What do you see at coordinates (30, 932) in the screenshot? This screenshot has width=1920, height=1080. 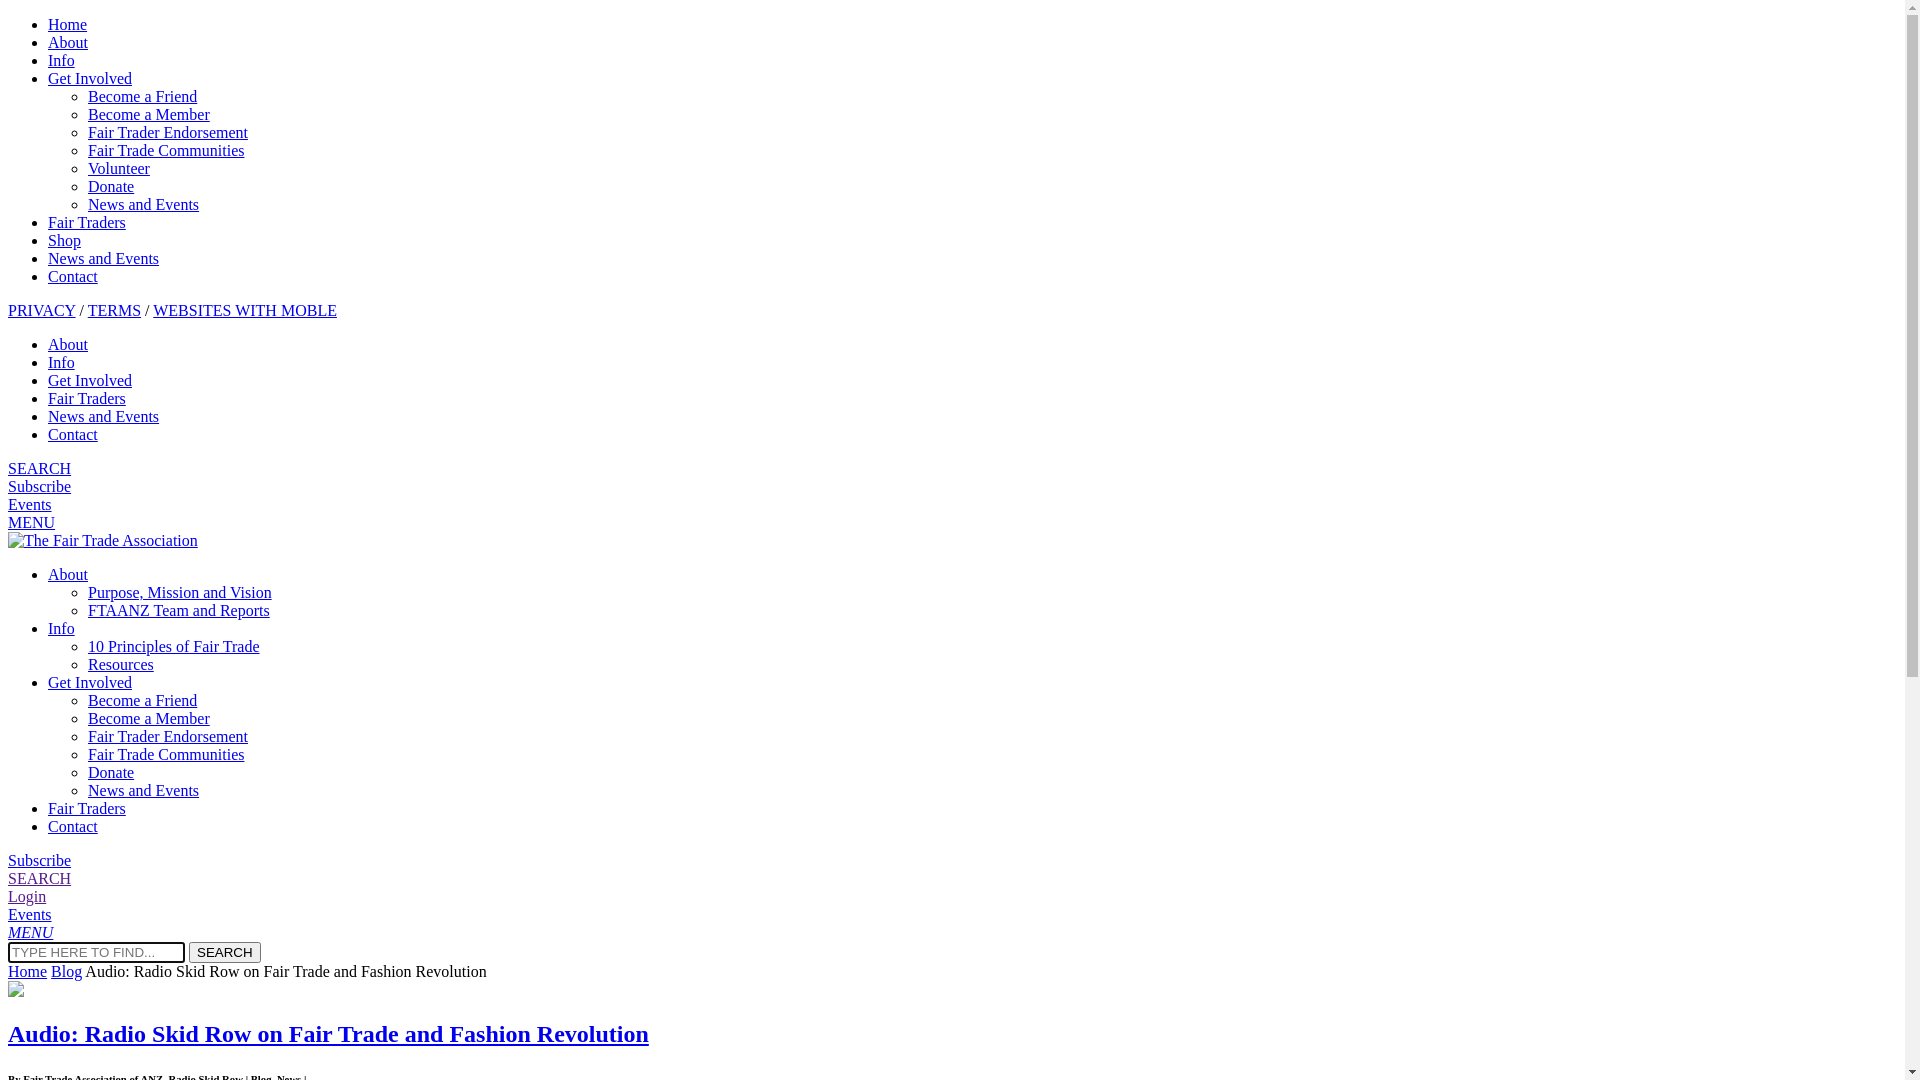 I see `'MENU'` at bounding box center [30, 932].